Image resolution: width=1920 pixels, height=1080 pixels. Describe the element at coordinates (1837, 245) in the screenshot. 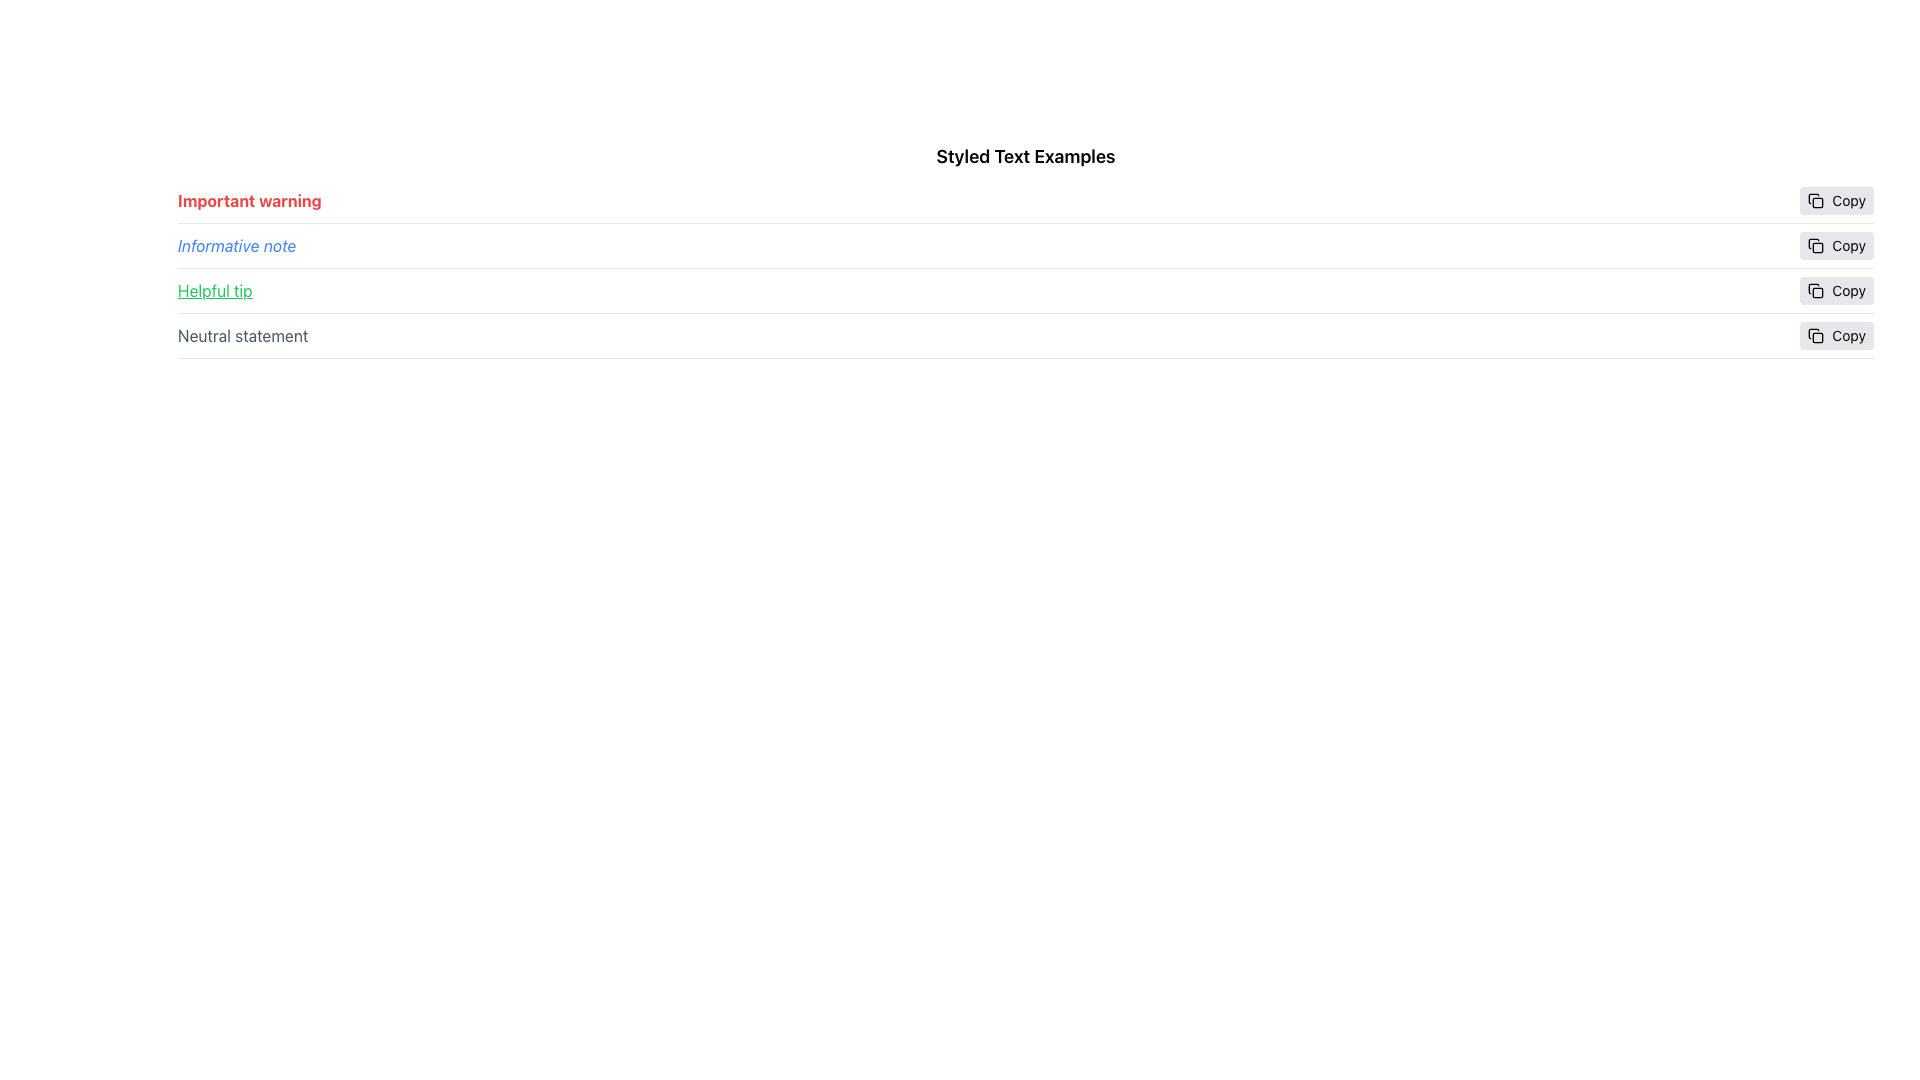

I see `the button with icon and text located on the right side of the second row labeled 'Informative note'` at that location.